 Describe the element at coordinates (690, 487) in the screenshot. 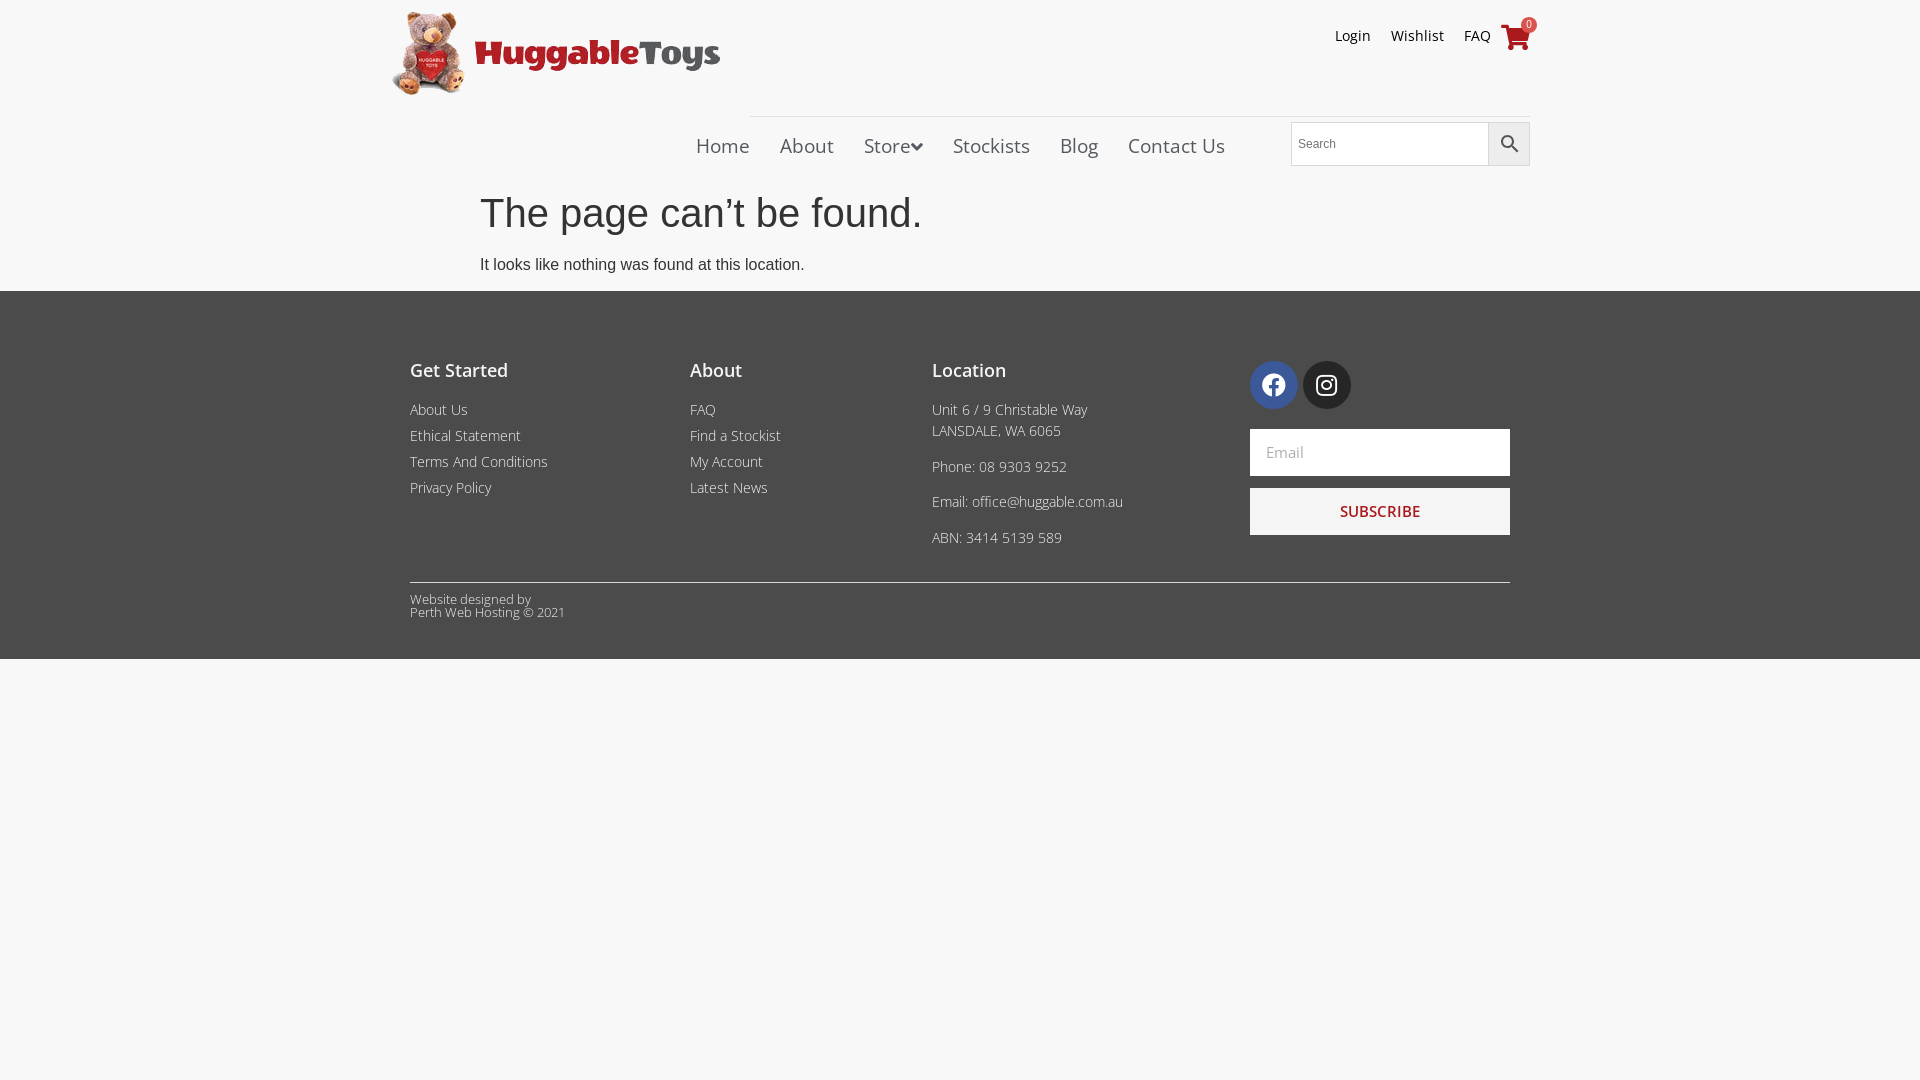

I see `'Latest News'` at that location.